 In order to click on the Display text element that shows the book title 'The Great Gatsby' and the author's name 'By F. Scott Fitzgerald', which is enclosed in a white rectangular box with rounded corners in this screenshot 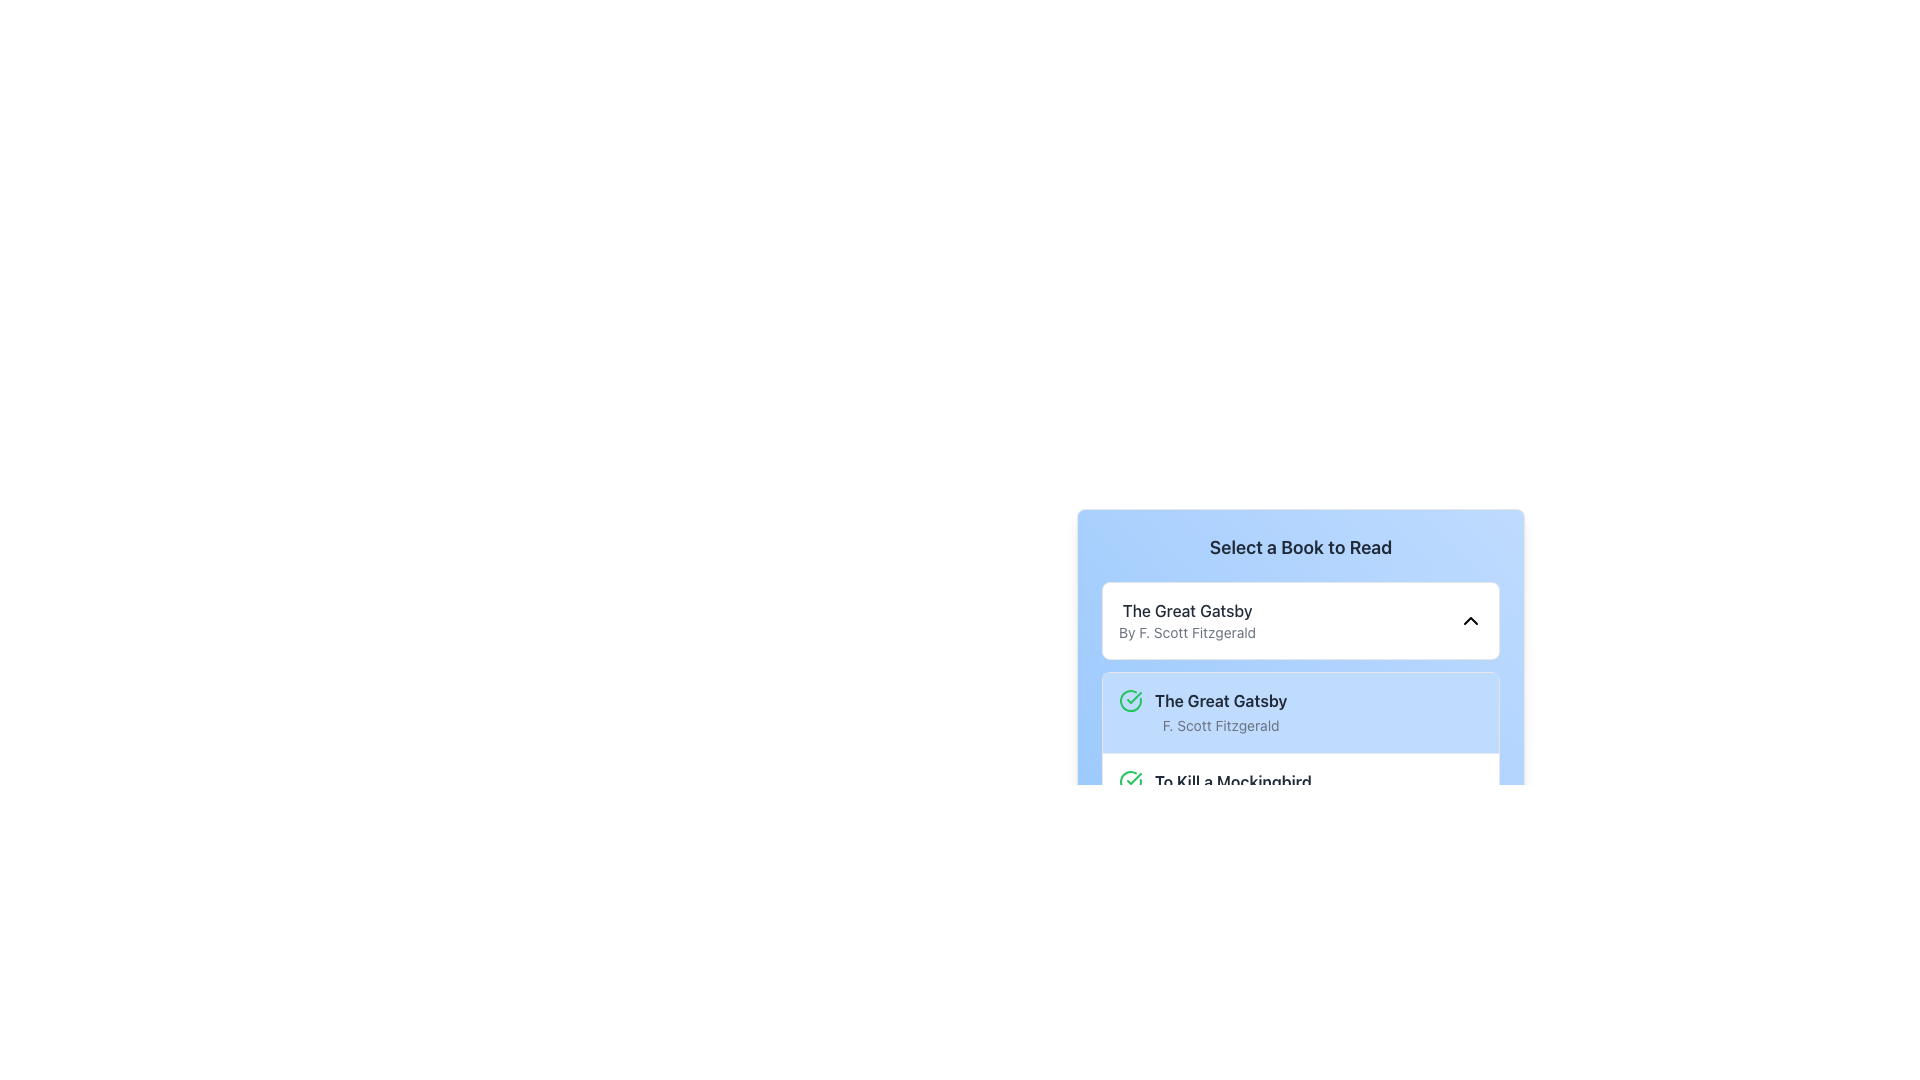, I will do `click(1187, 620)`.